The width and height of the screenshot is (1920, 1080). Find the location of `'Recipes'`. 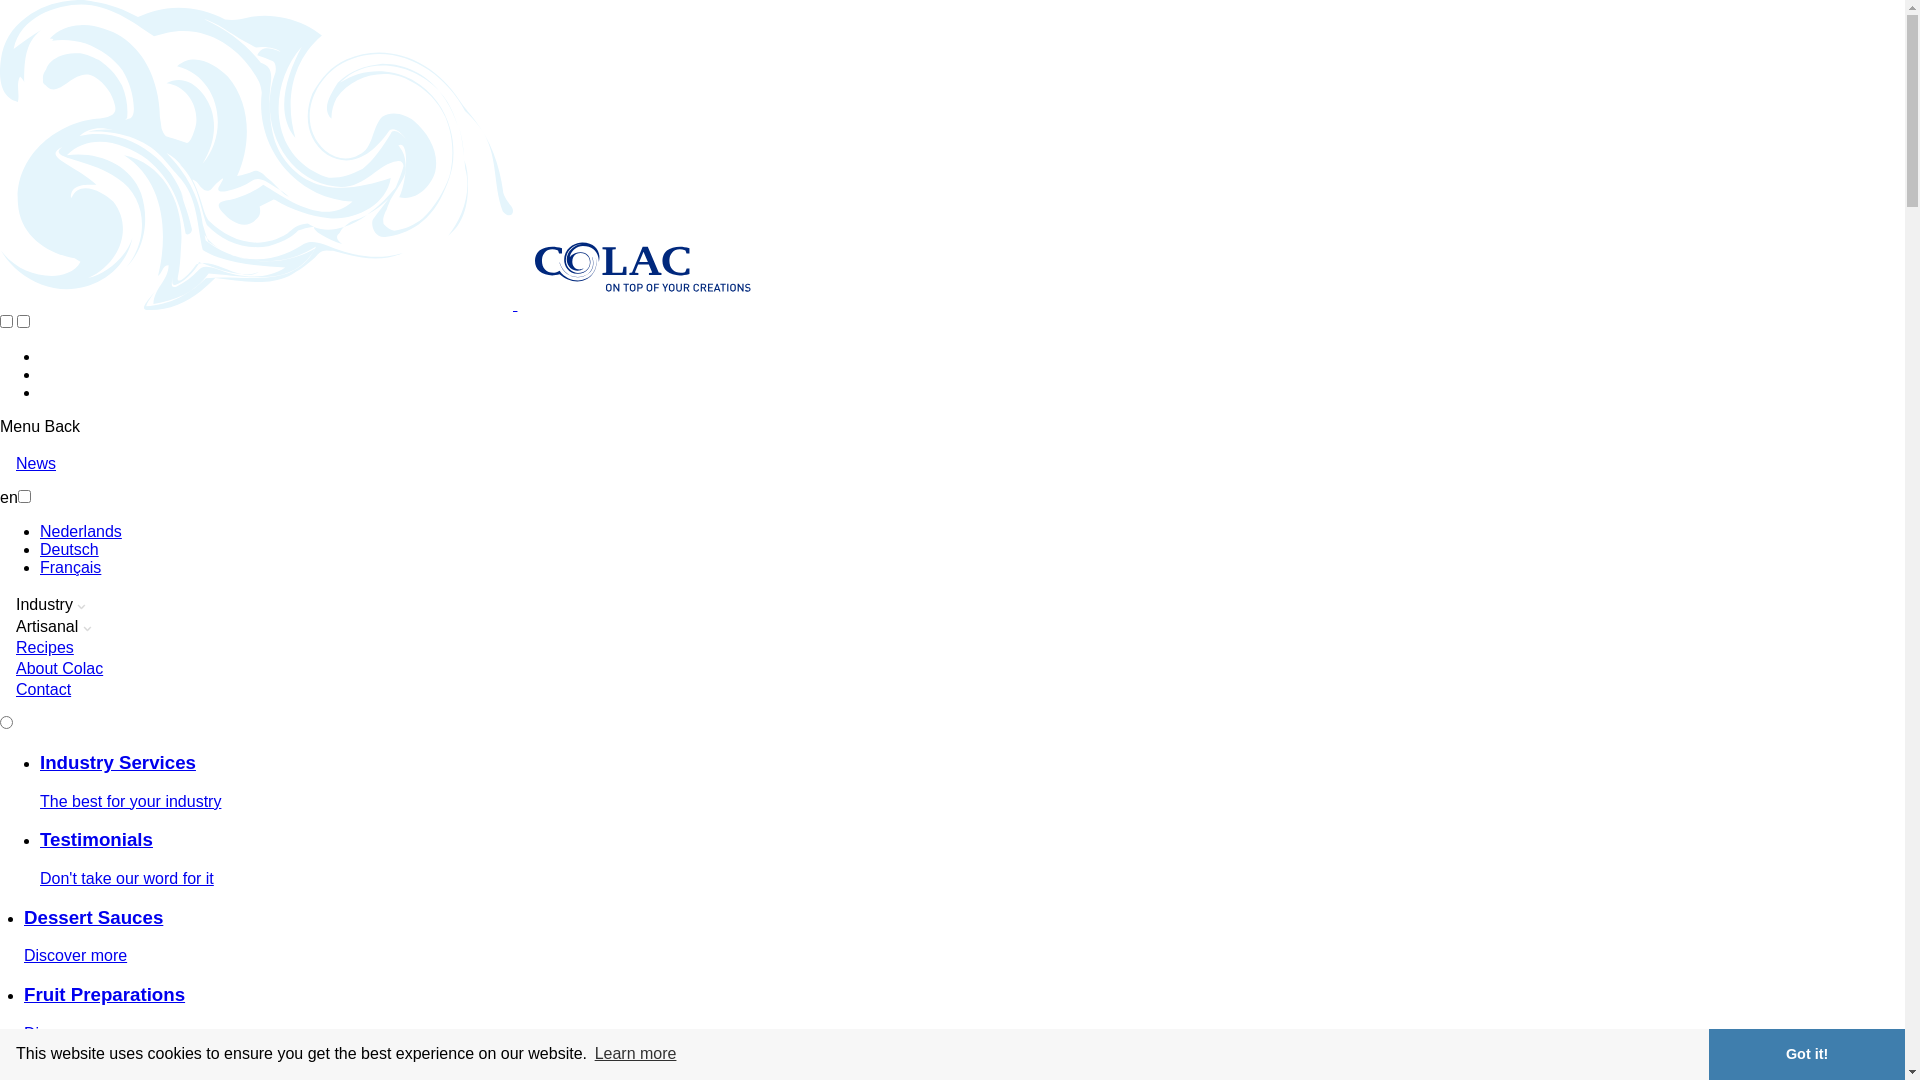

'Recipes' is located at coordinates (44, 647).